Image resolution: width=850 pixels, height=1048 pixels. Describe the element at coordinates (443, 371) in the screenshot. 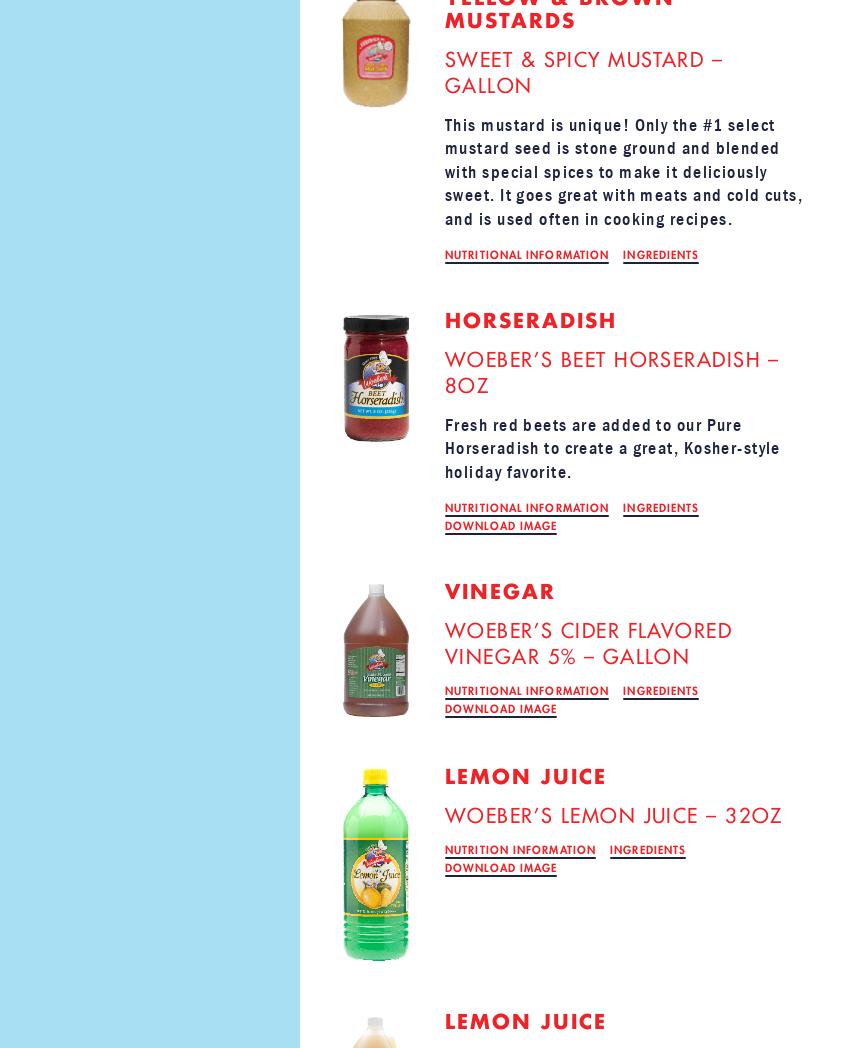

I see `'WOEBER’S BEET HORSERADISH – 8OZ'` at that location.